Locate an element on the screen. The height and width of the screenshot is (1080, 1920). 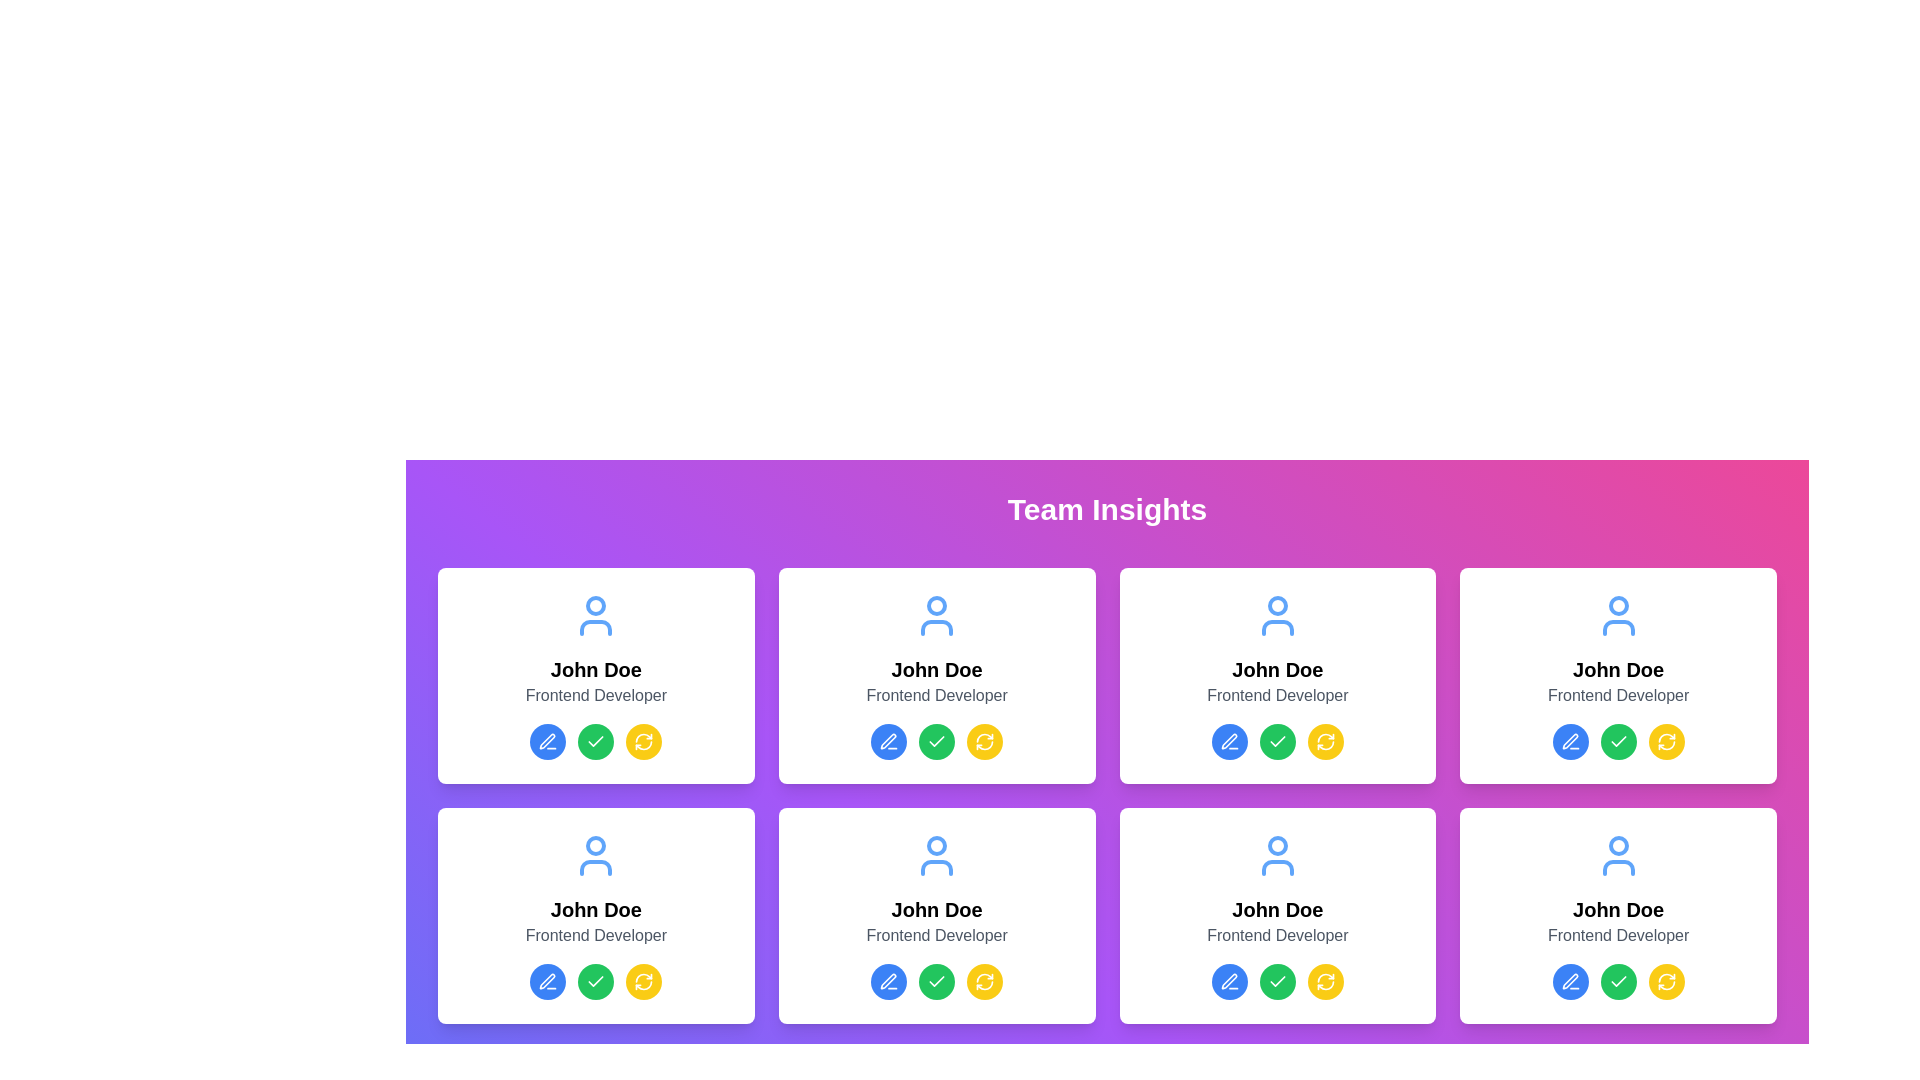
the third button in the horizontal row of buttons within the card layout to reset or refresh the associated content is located at coordinates (985, 981).